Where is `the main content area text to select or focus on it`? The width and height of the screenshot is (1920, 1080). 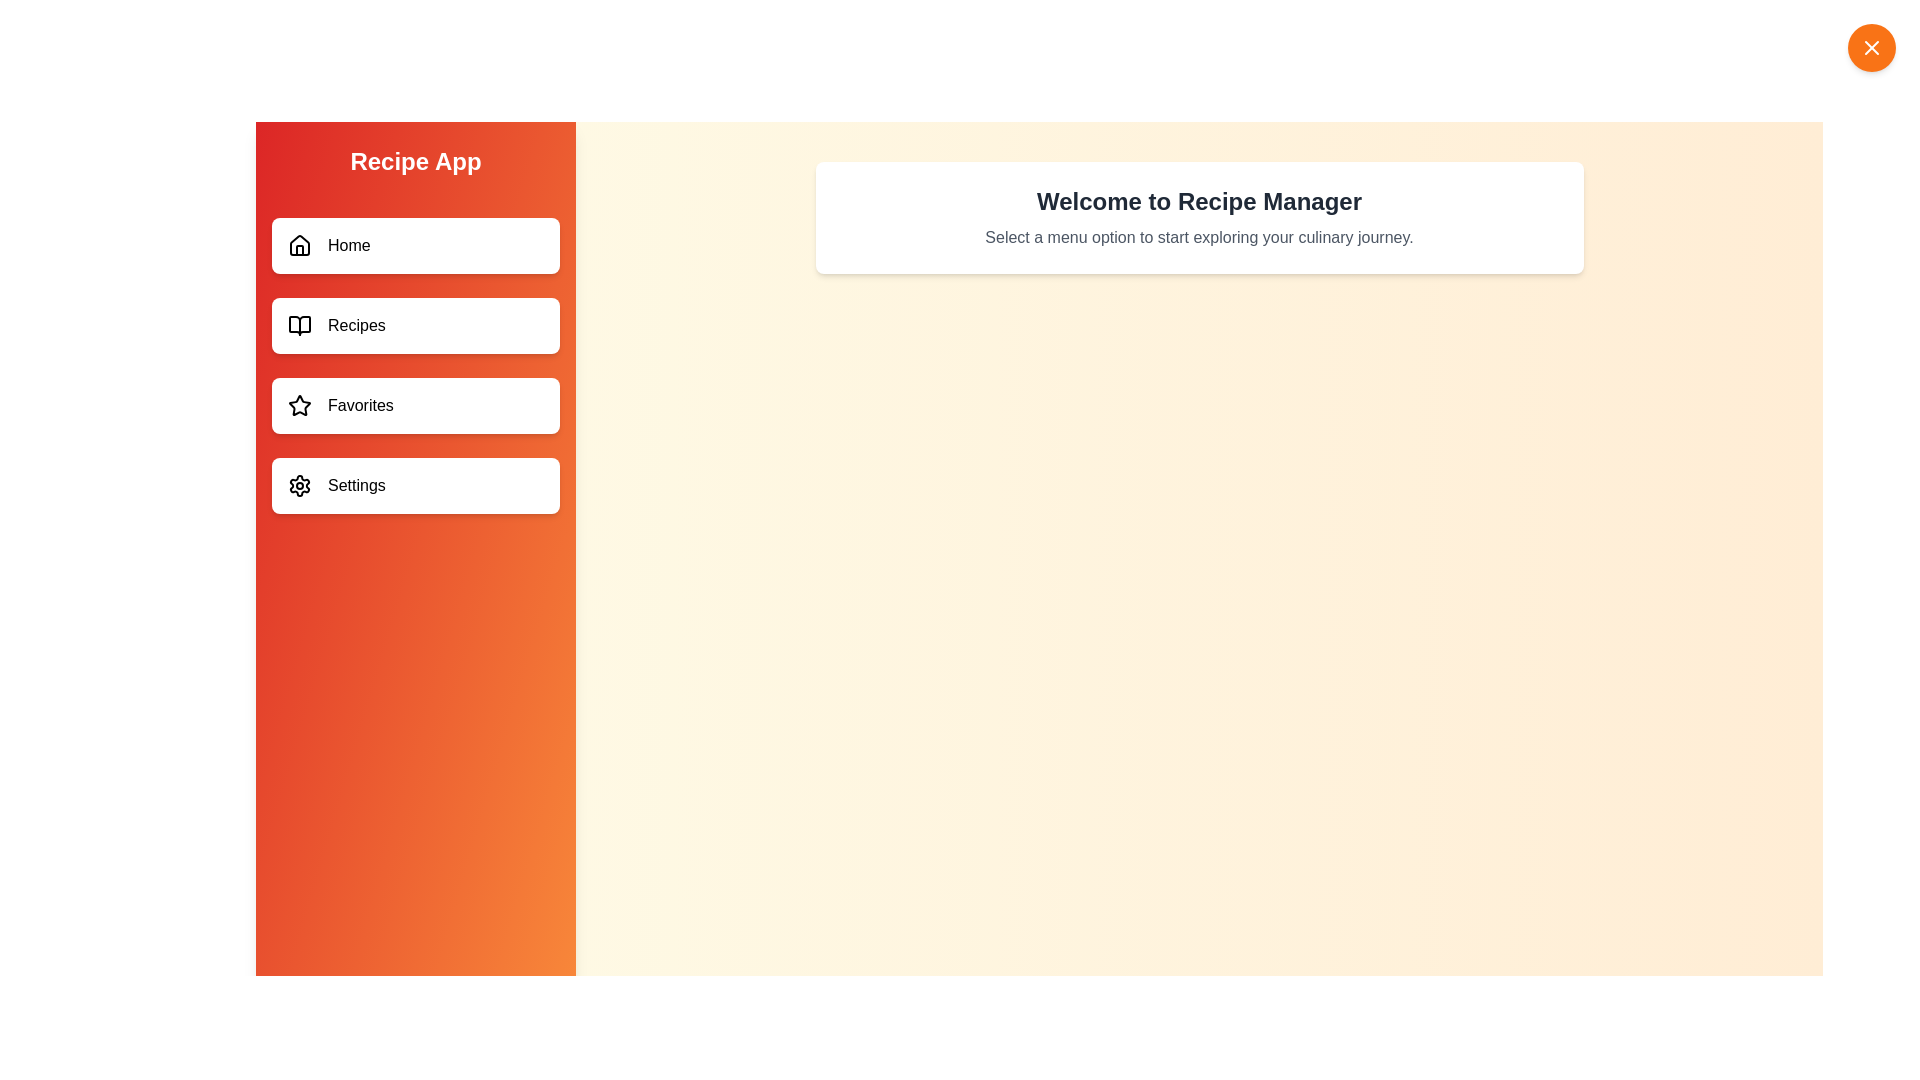 the main content area text to select or focus on it is located at coordinates (1199, 201).